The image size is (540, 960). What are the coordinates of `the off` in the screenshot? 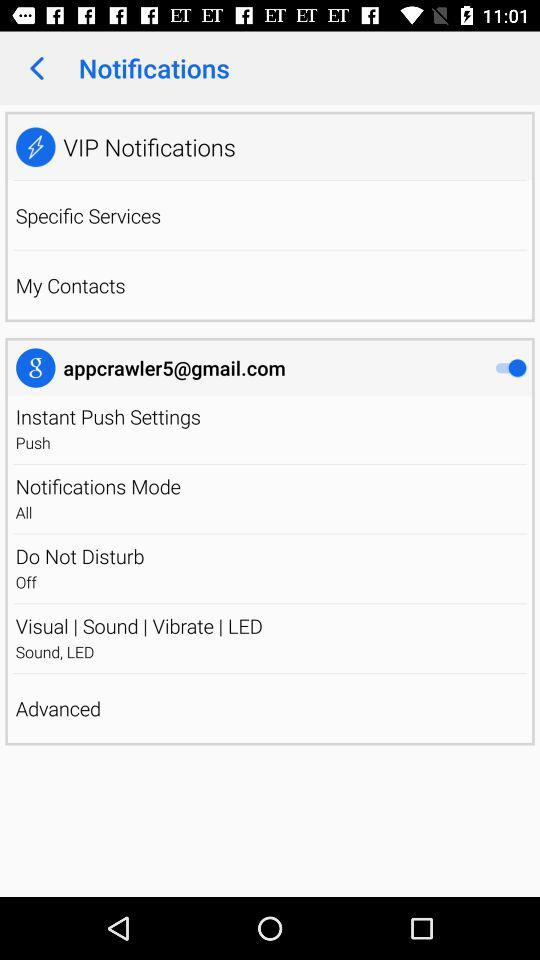 It's located at (25, 582).